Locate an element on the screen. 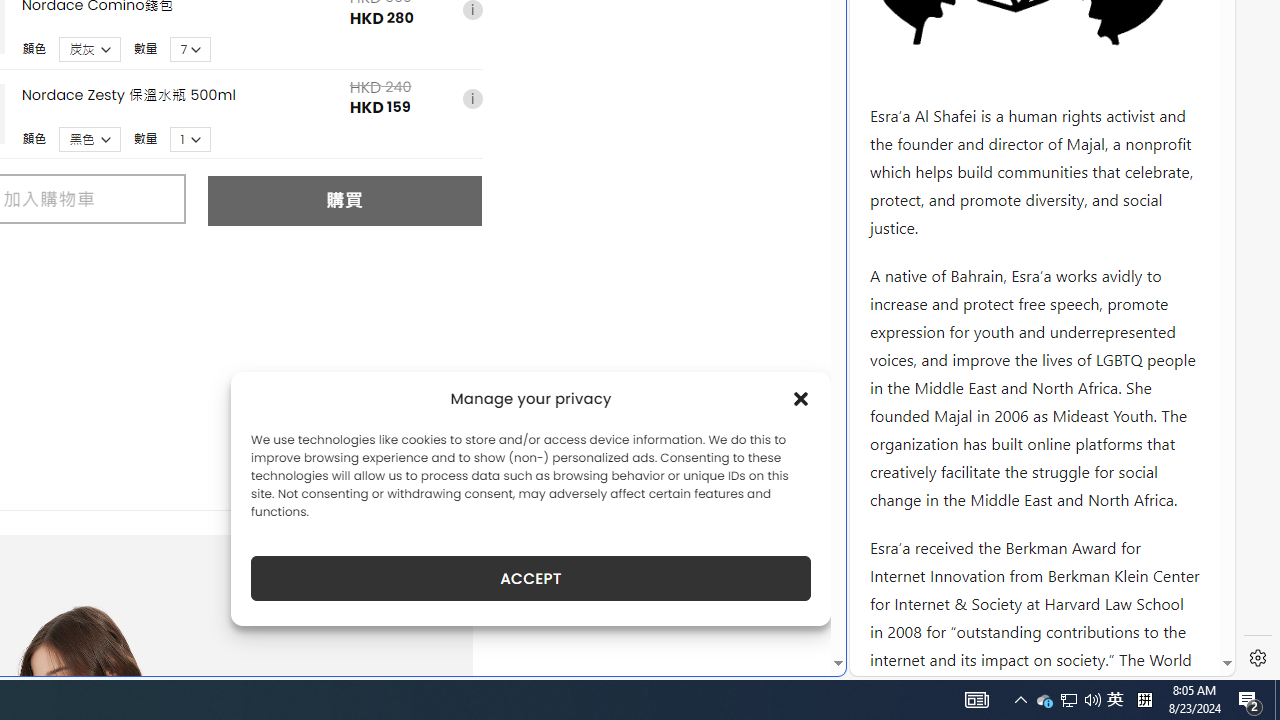 Image resolution: width=1280 pixels, height=720 pixels. 'ACCEPT' is located at coordinates (531, 578).